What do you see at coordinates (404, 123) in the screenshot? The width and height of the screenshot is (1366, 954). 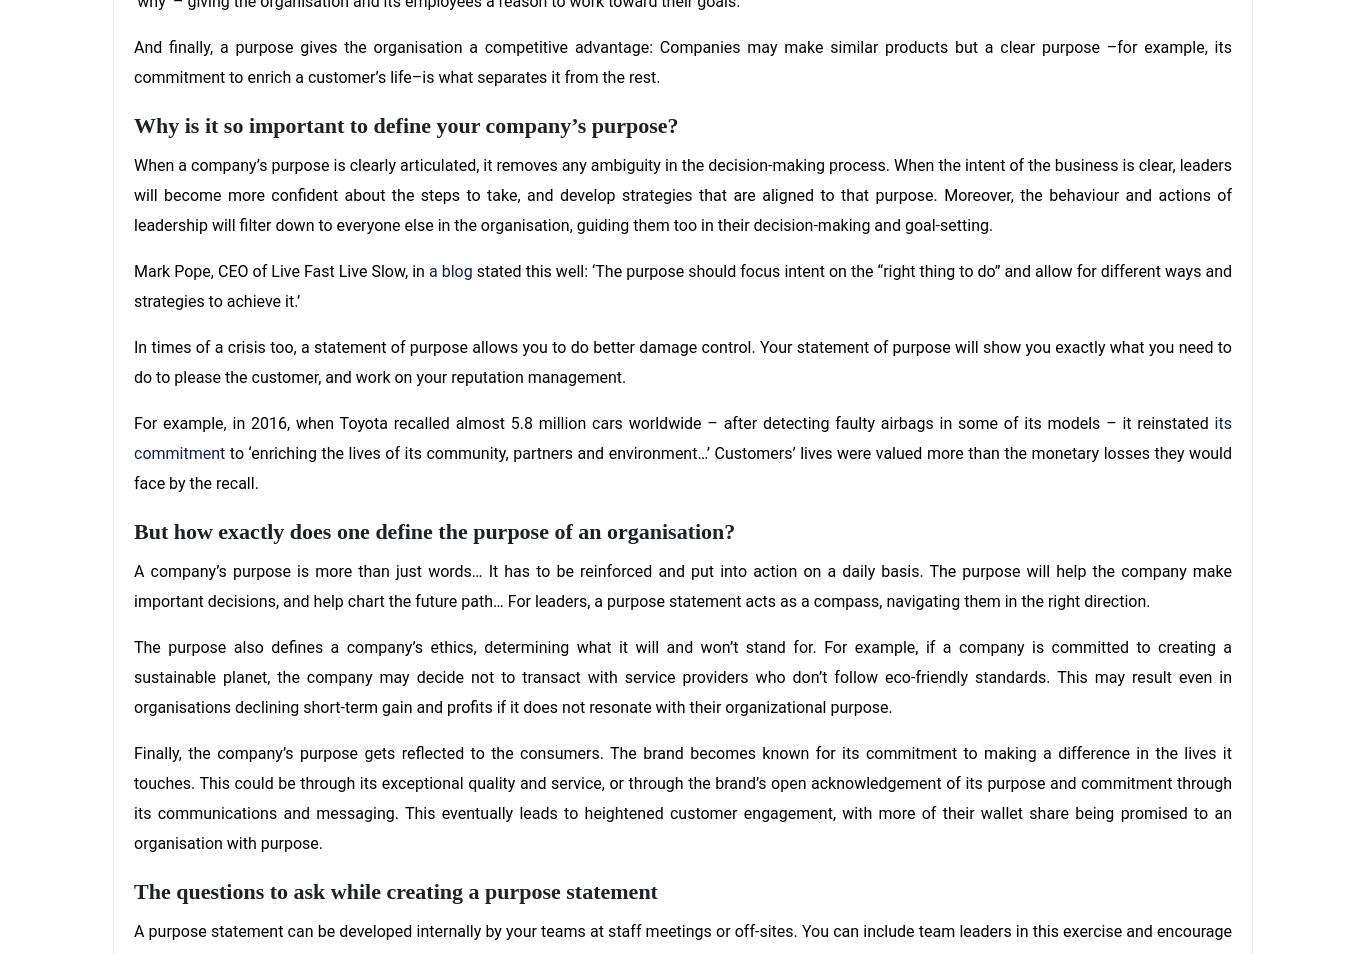 I see `'Why is it so important to define your company’s purpose?'` at bounding box center [404, 123].